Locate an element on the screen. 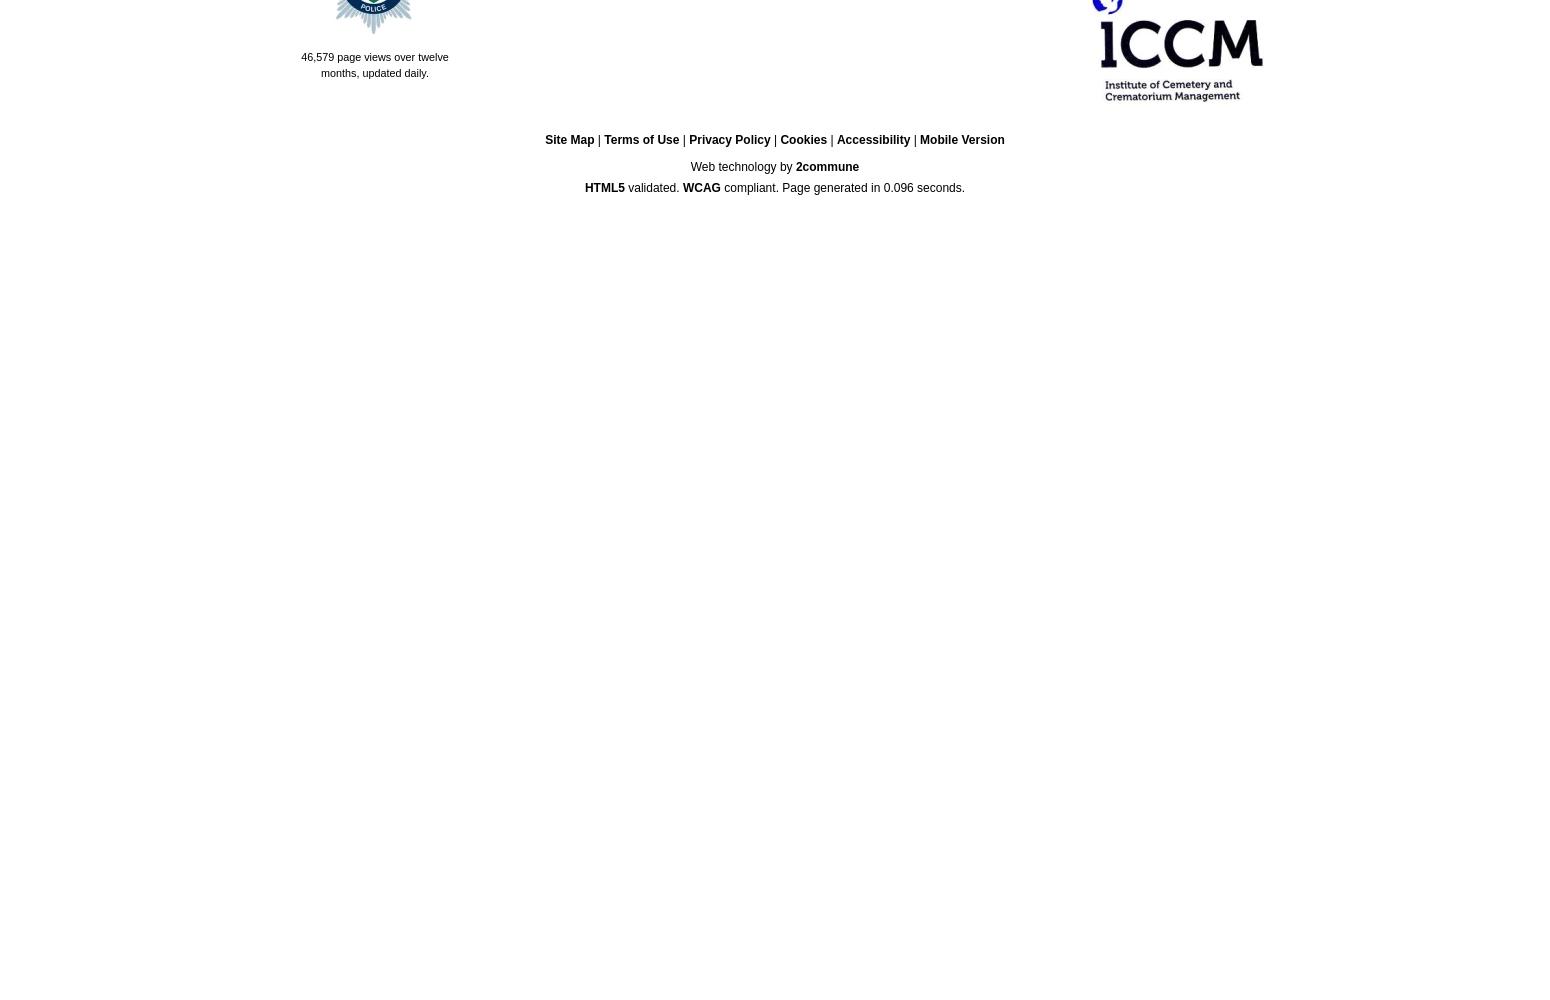 The width and height of the screenshot is (1550, 1000). 'validated.' is located at coordinates (652, 187).